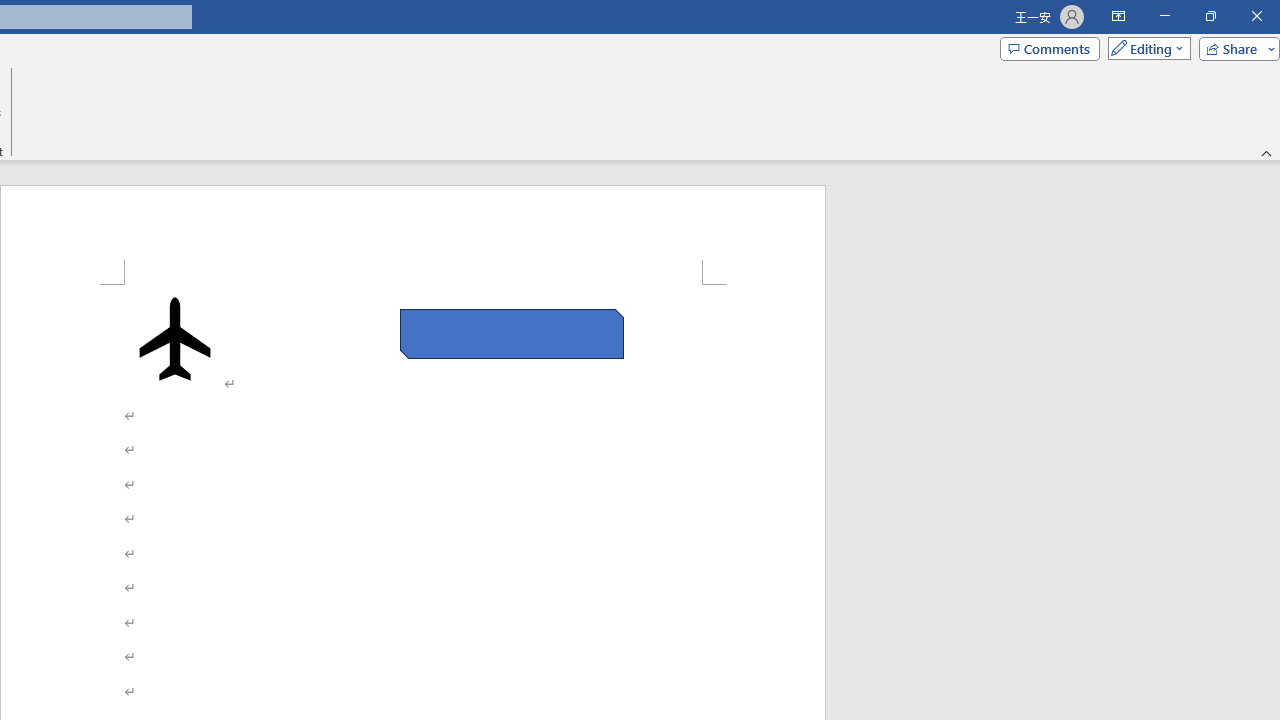 Image resolution: width=1280 pixels, height=720 pixels. What do you see at coordinates (1144, 47) in the screenshot?
I see `'Editing'` at bounding box center [1144, 47].